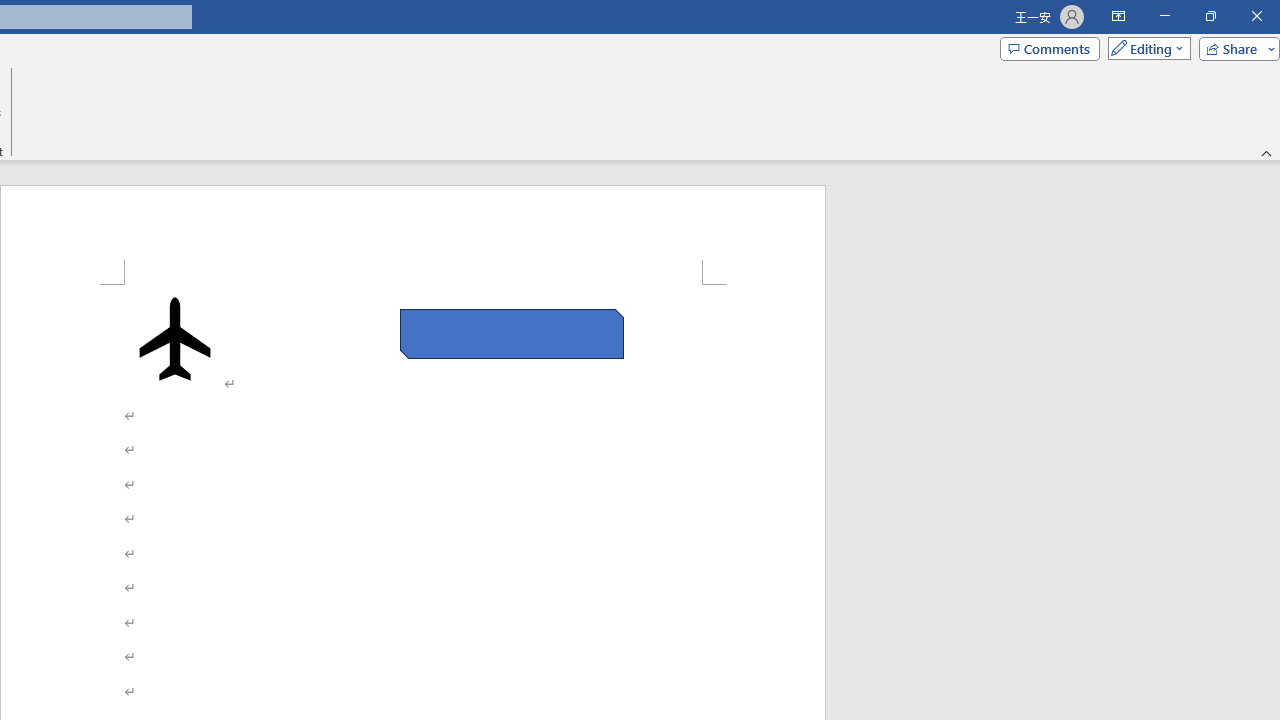 Image resolution: width=1280 pixels, height=720 pixels. What do you see at coordinates (1144, 47) in the screenshot?
I see `'Editing'` at bounding box center [1144, 47].